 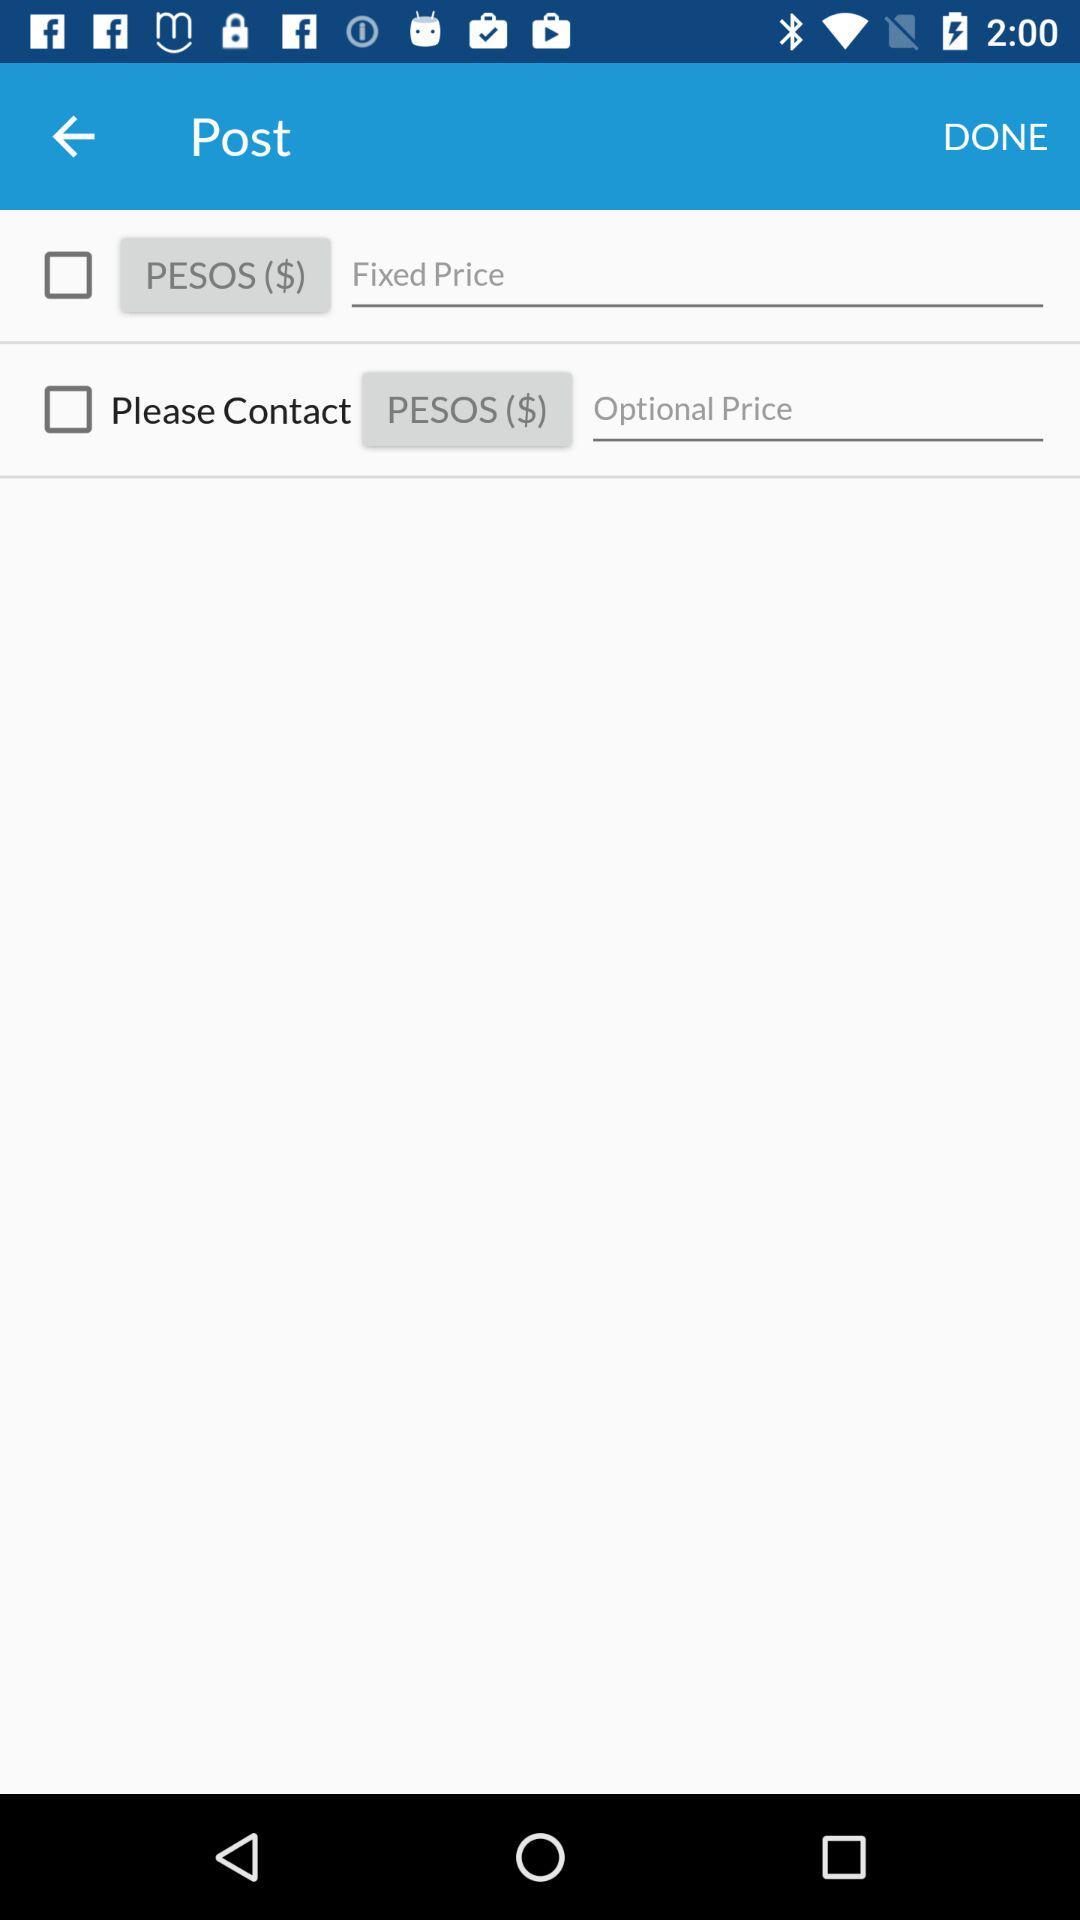 I want to click on optional price, so click(x=818, y=408).